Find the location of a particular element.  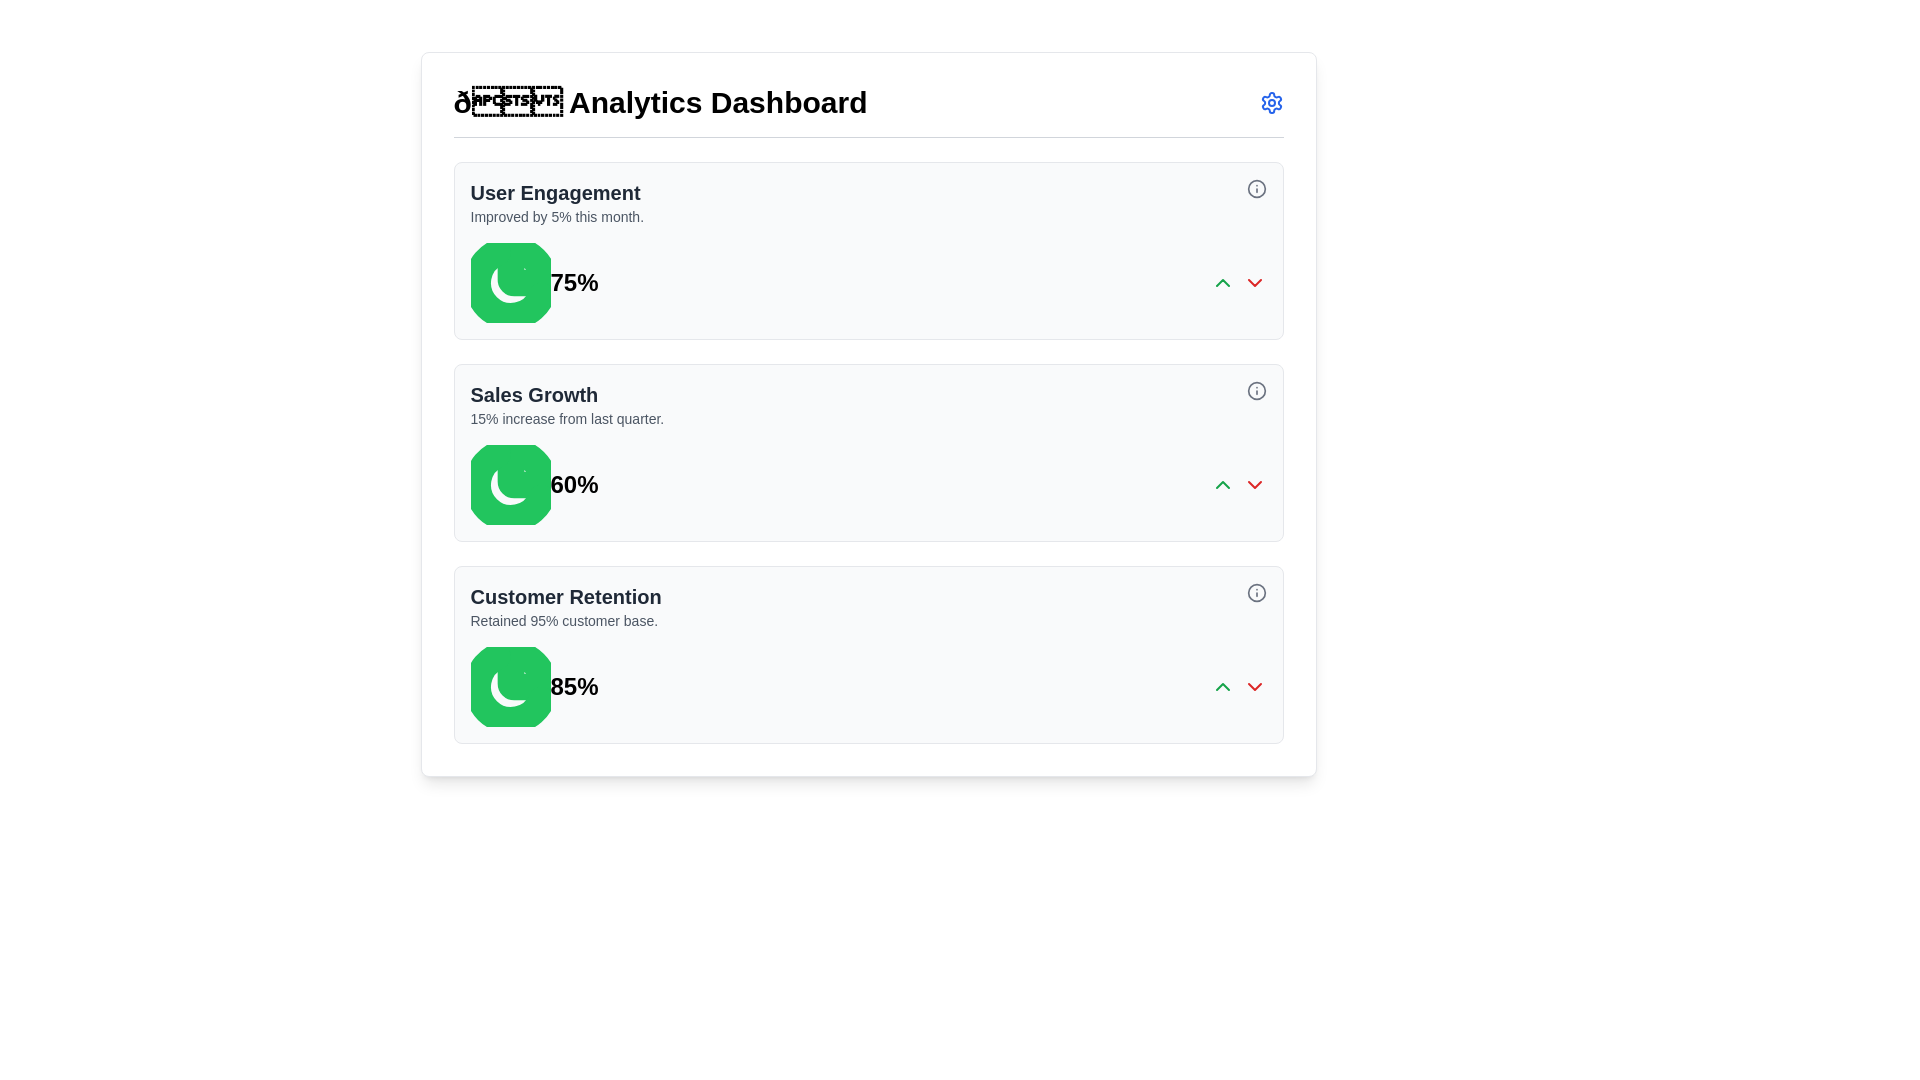

the pie chart segment element located in the bottom-right corner of the 'Customer Retention' card, which is visually represented with black outlines on a white background is located at coordinates (509, 687).